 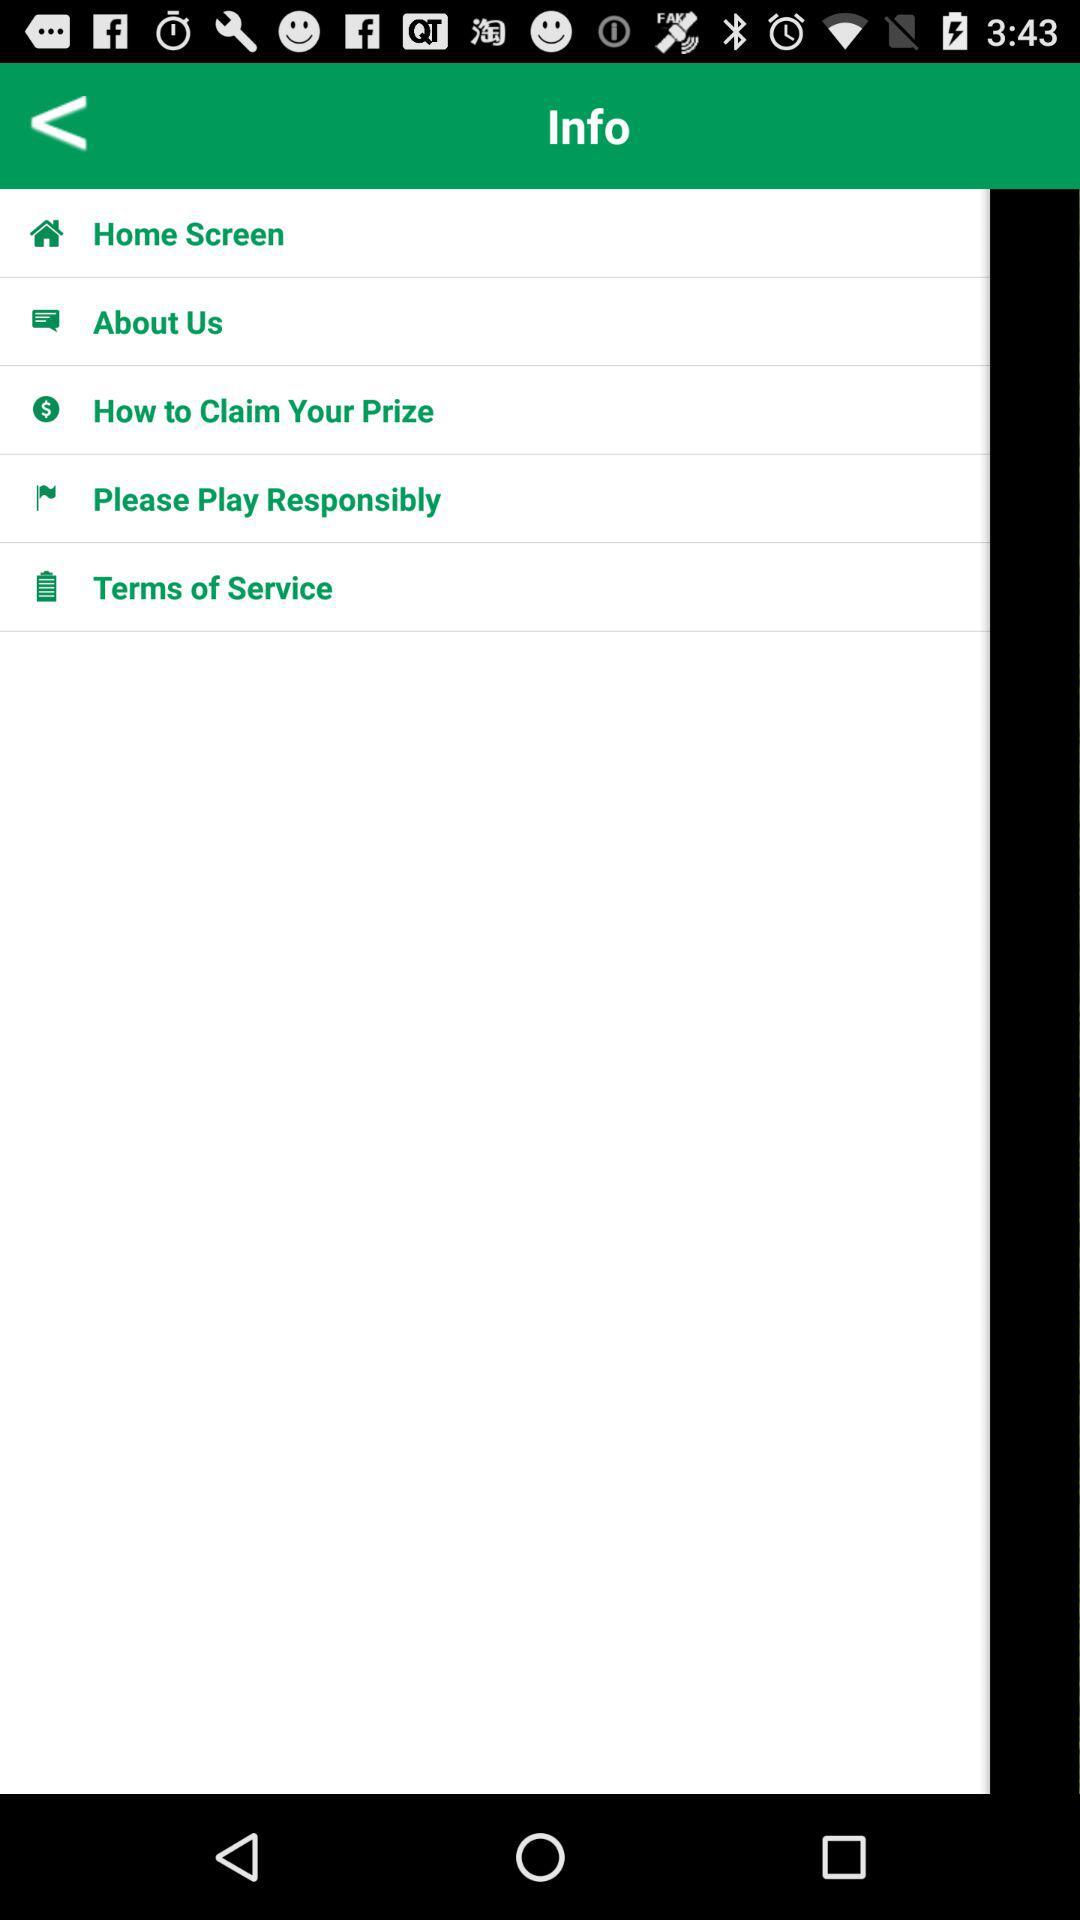 What do you see at coordinates (56, 321) in the screenshot?
I see `about us icon` at bounding box center [56, 321].